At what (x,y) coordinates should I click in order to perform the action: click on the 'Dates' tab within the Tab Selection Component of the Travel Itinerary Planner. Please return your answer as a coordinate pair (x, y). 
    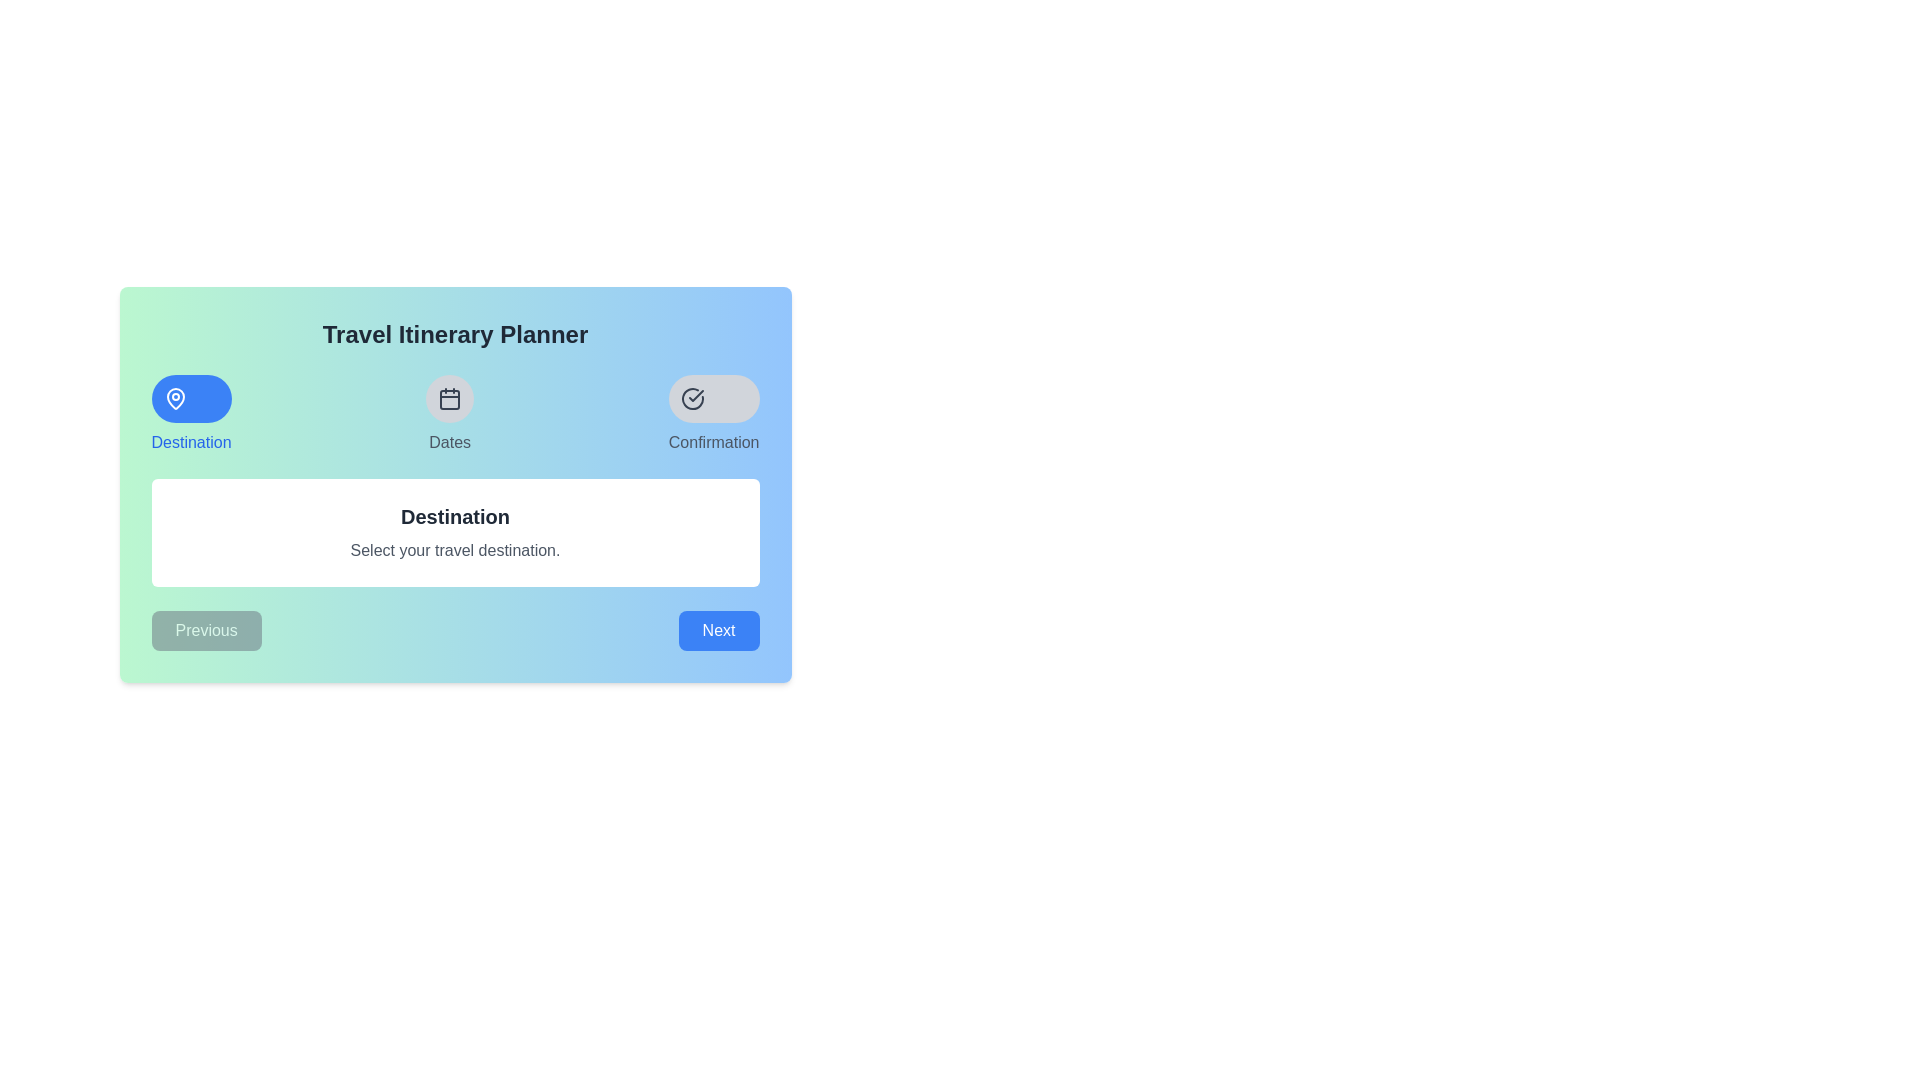
    Looking at the image, I should click on (454, 414).